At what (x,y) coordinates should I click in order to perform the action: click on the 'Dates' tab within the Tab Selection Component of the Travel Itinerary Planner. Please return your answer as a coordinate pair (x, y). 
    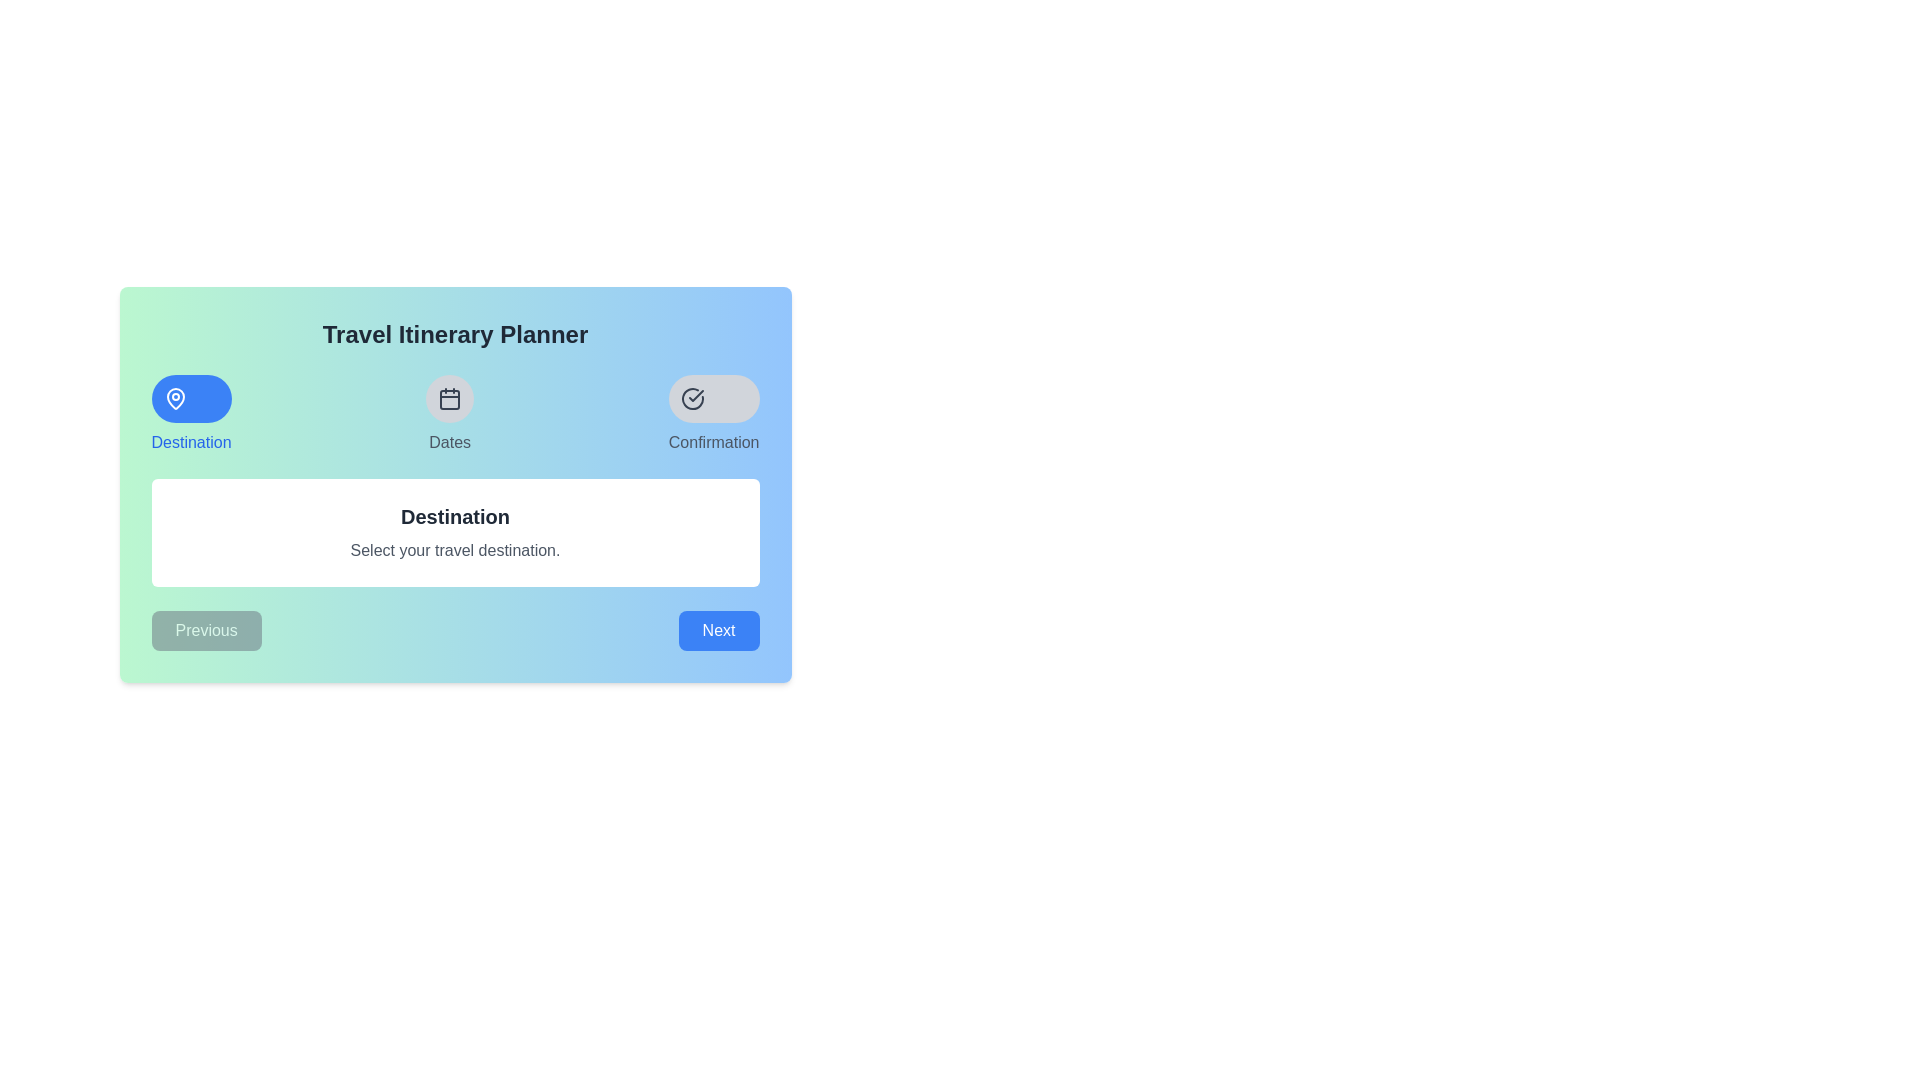
    Looking at the image, I should click on (454, 414).